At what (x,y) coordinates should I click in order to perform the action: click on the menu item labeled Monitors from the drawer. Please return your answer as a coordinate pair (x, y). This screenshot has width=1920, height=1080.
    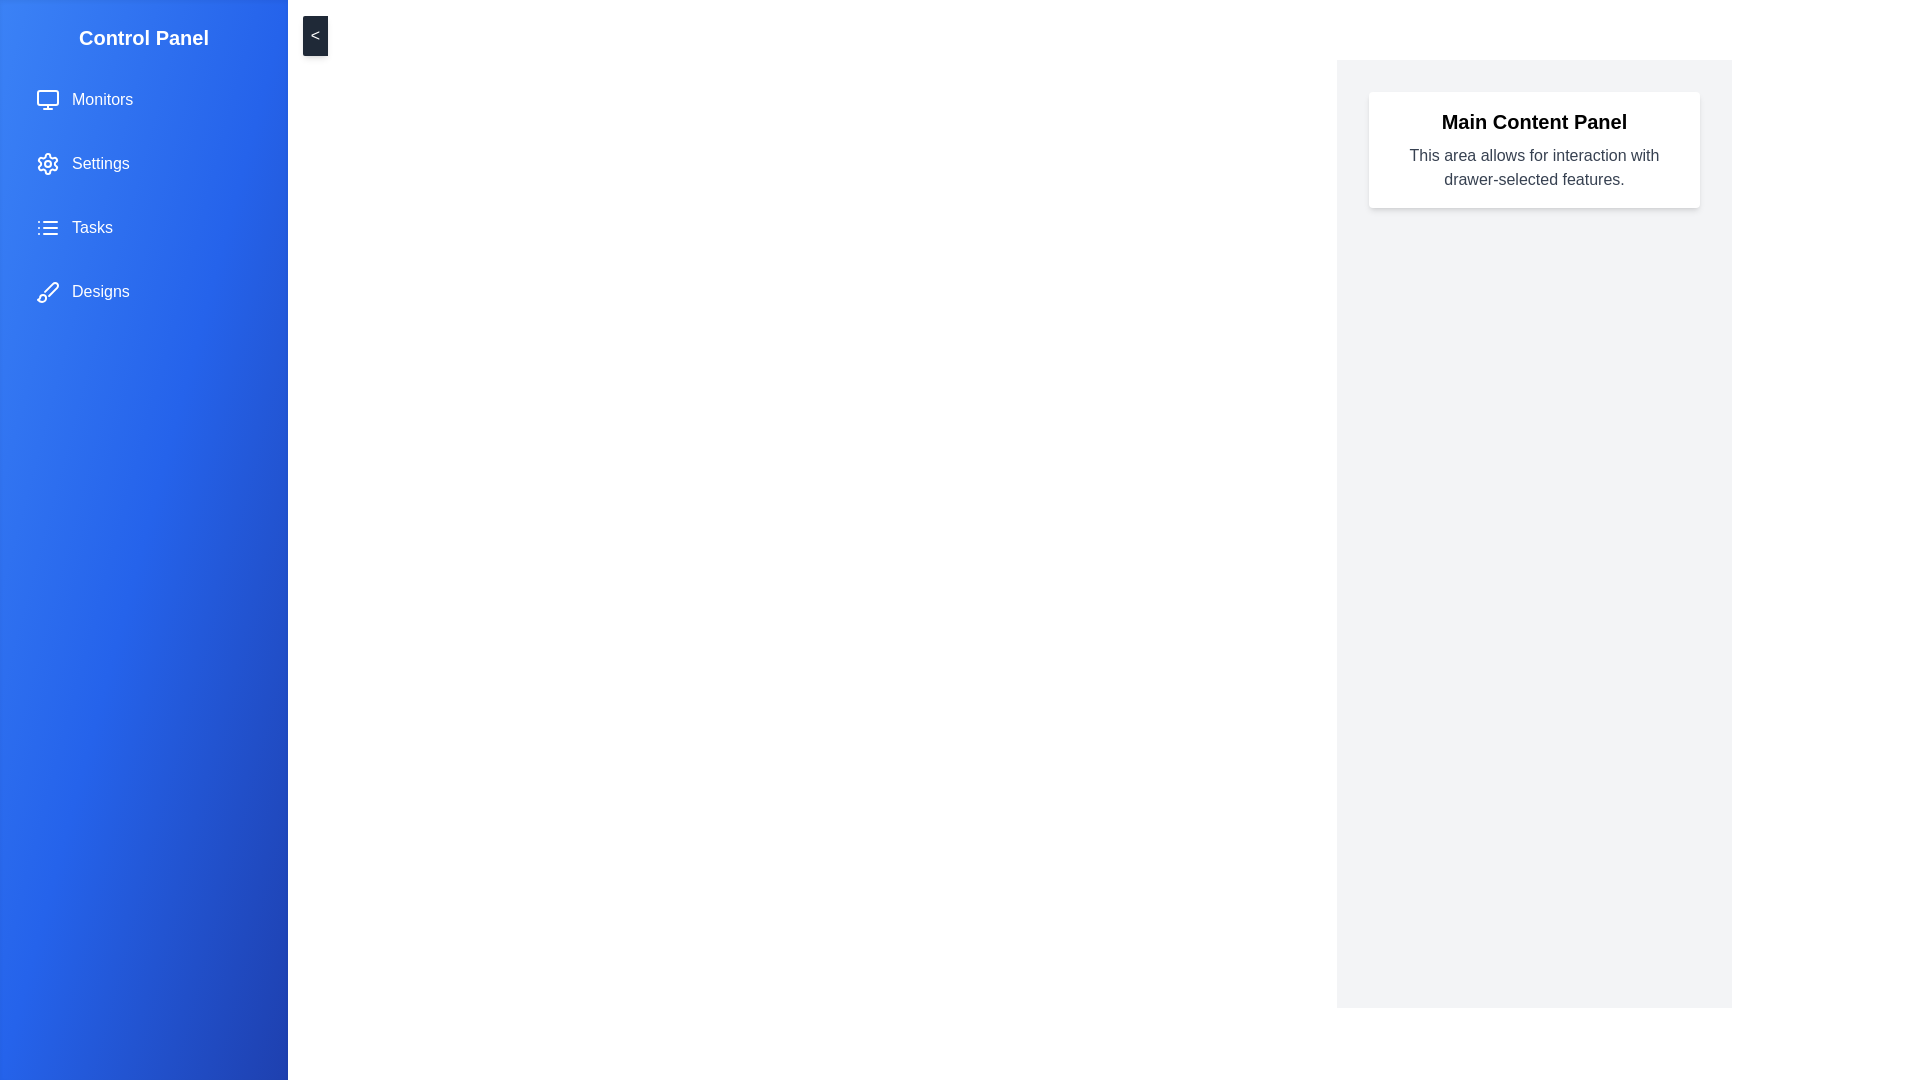
    Looking at the image, I should click on (143, 100).